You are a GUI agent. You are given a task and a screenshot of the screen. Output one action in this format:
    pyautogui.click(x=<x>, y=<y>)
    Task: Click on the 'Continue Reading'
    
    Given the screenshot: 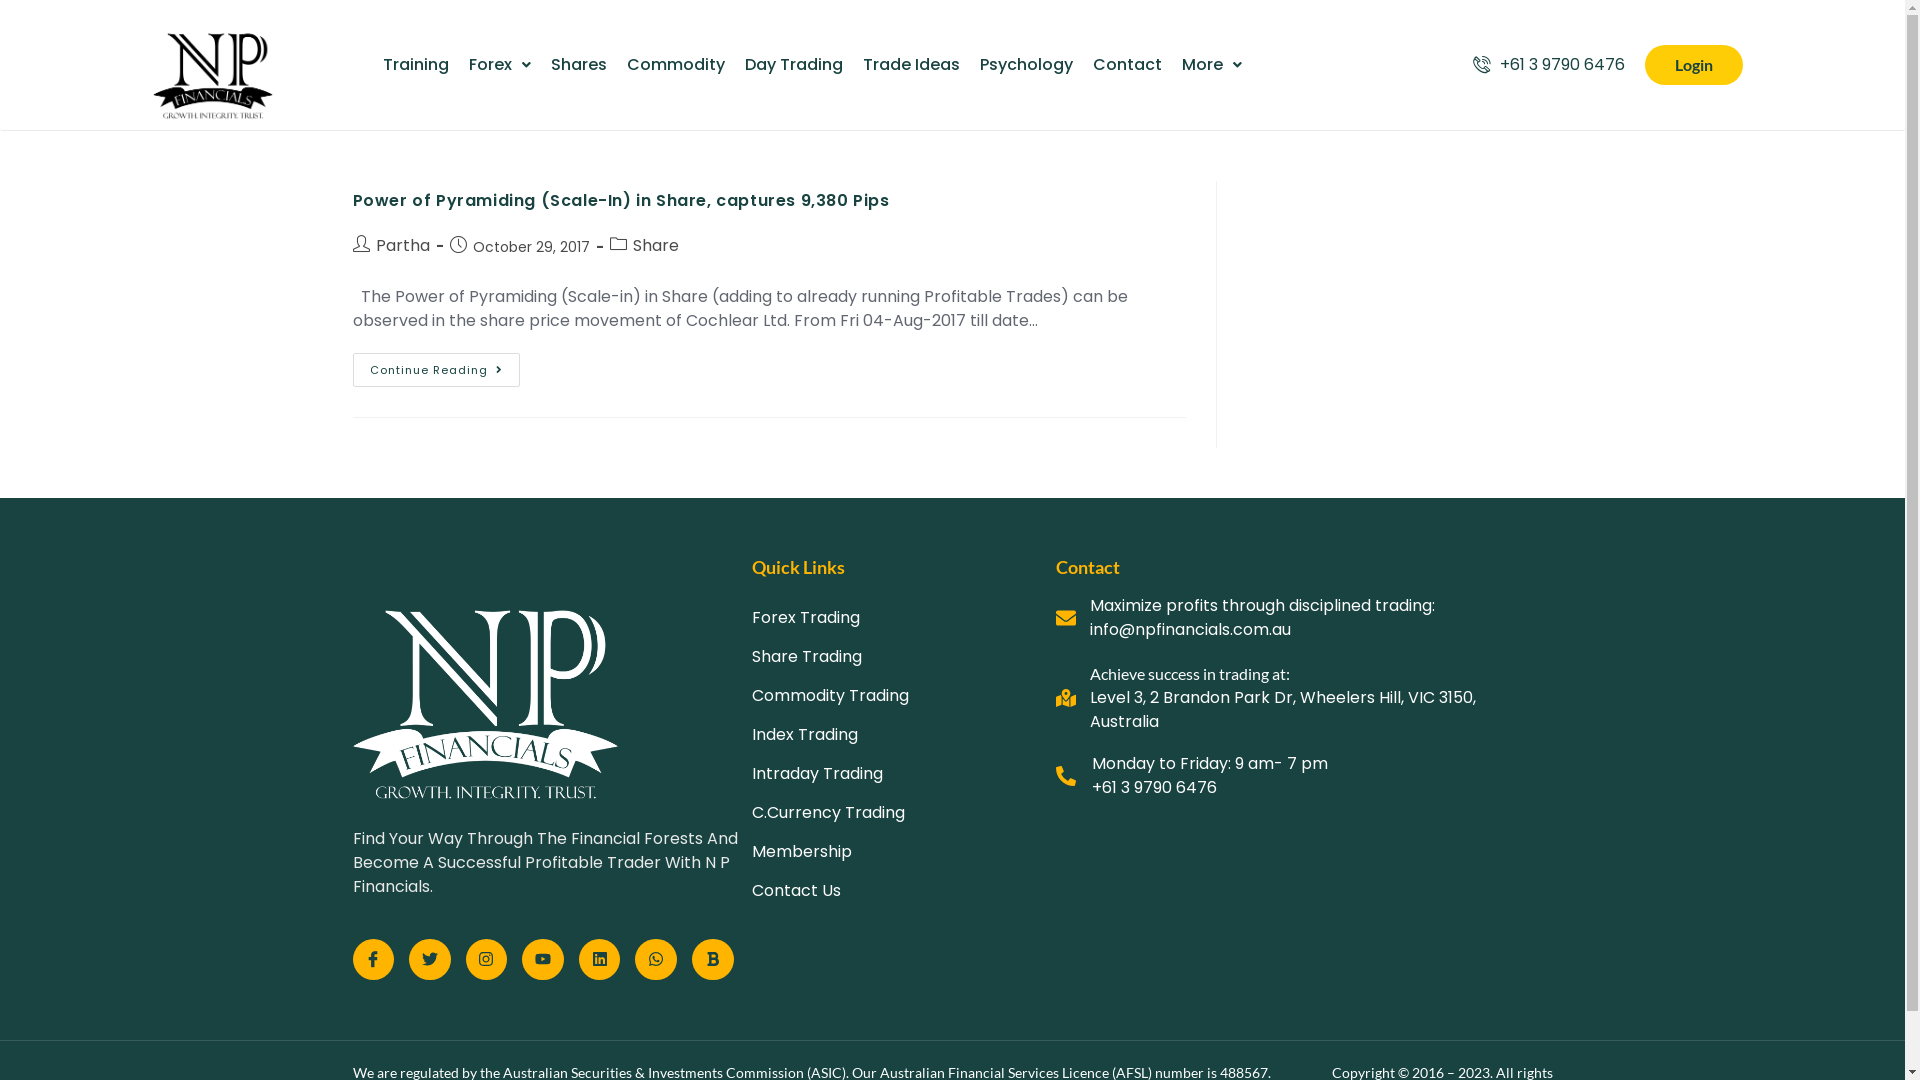 What is the action you would take?
    pyautogui.click(x=434, y=370)
    